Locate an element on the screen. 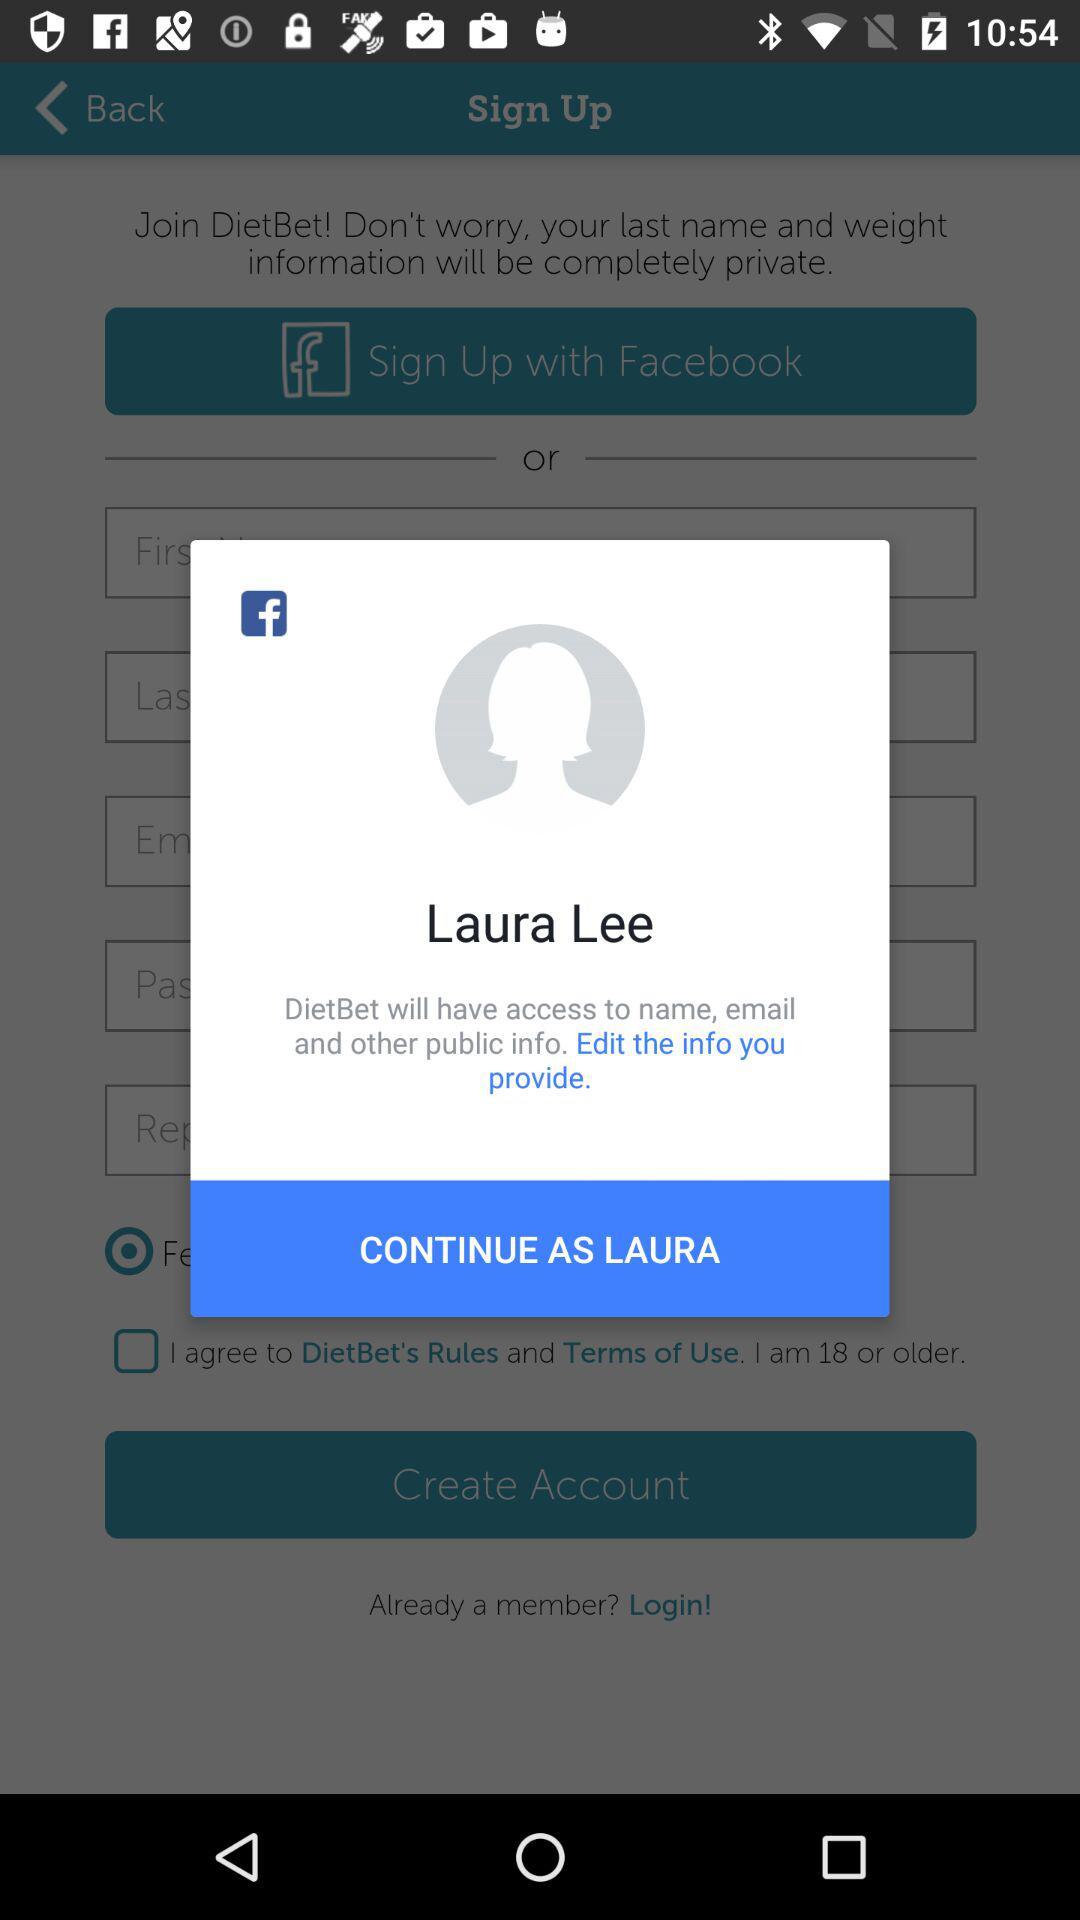 Image resolution: width=1080 pixels, height=1920 pixels. item above continue as laura item is located at coordinates (540, 1041).